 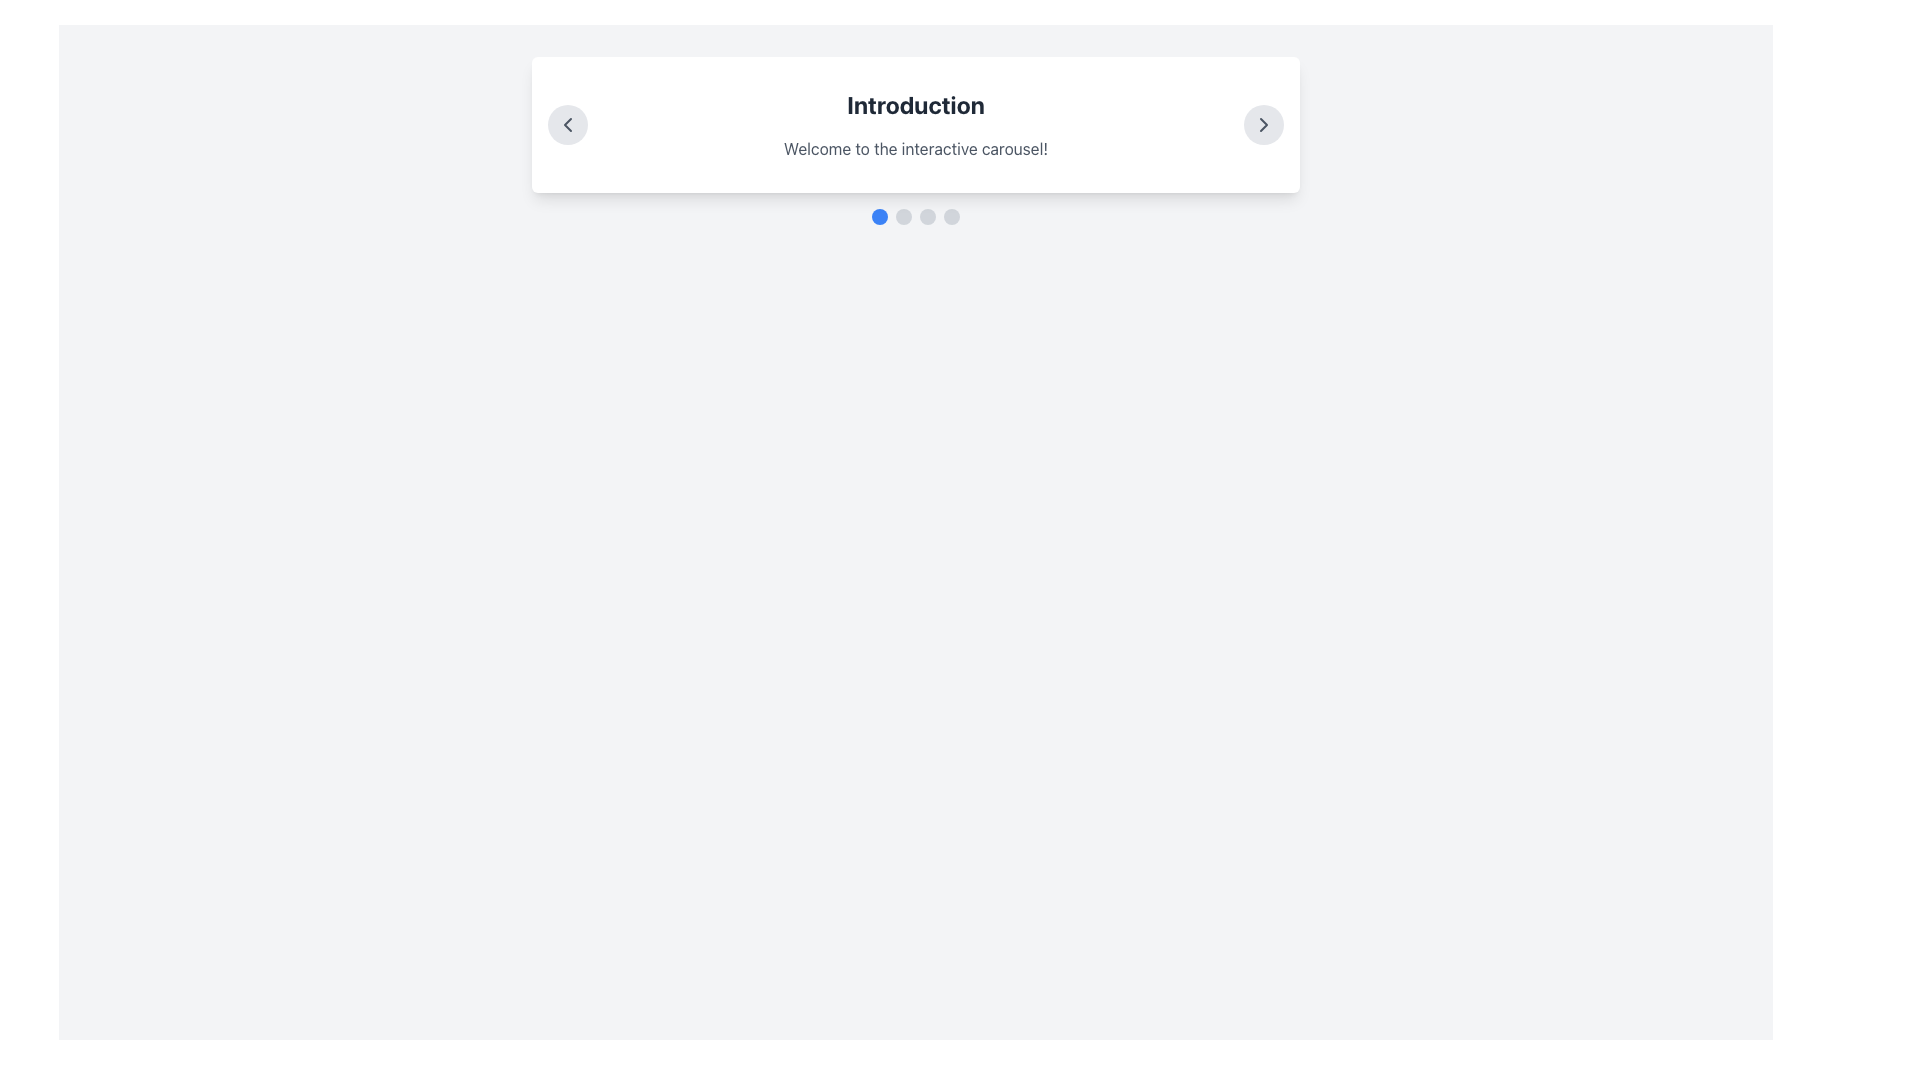 I want to click on the Icon button located on the left side of the horizontal navigation bar, so click(x=566, y=124).